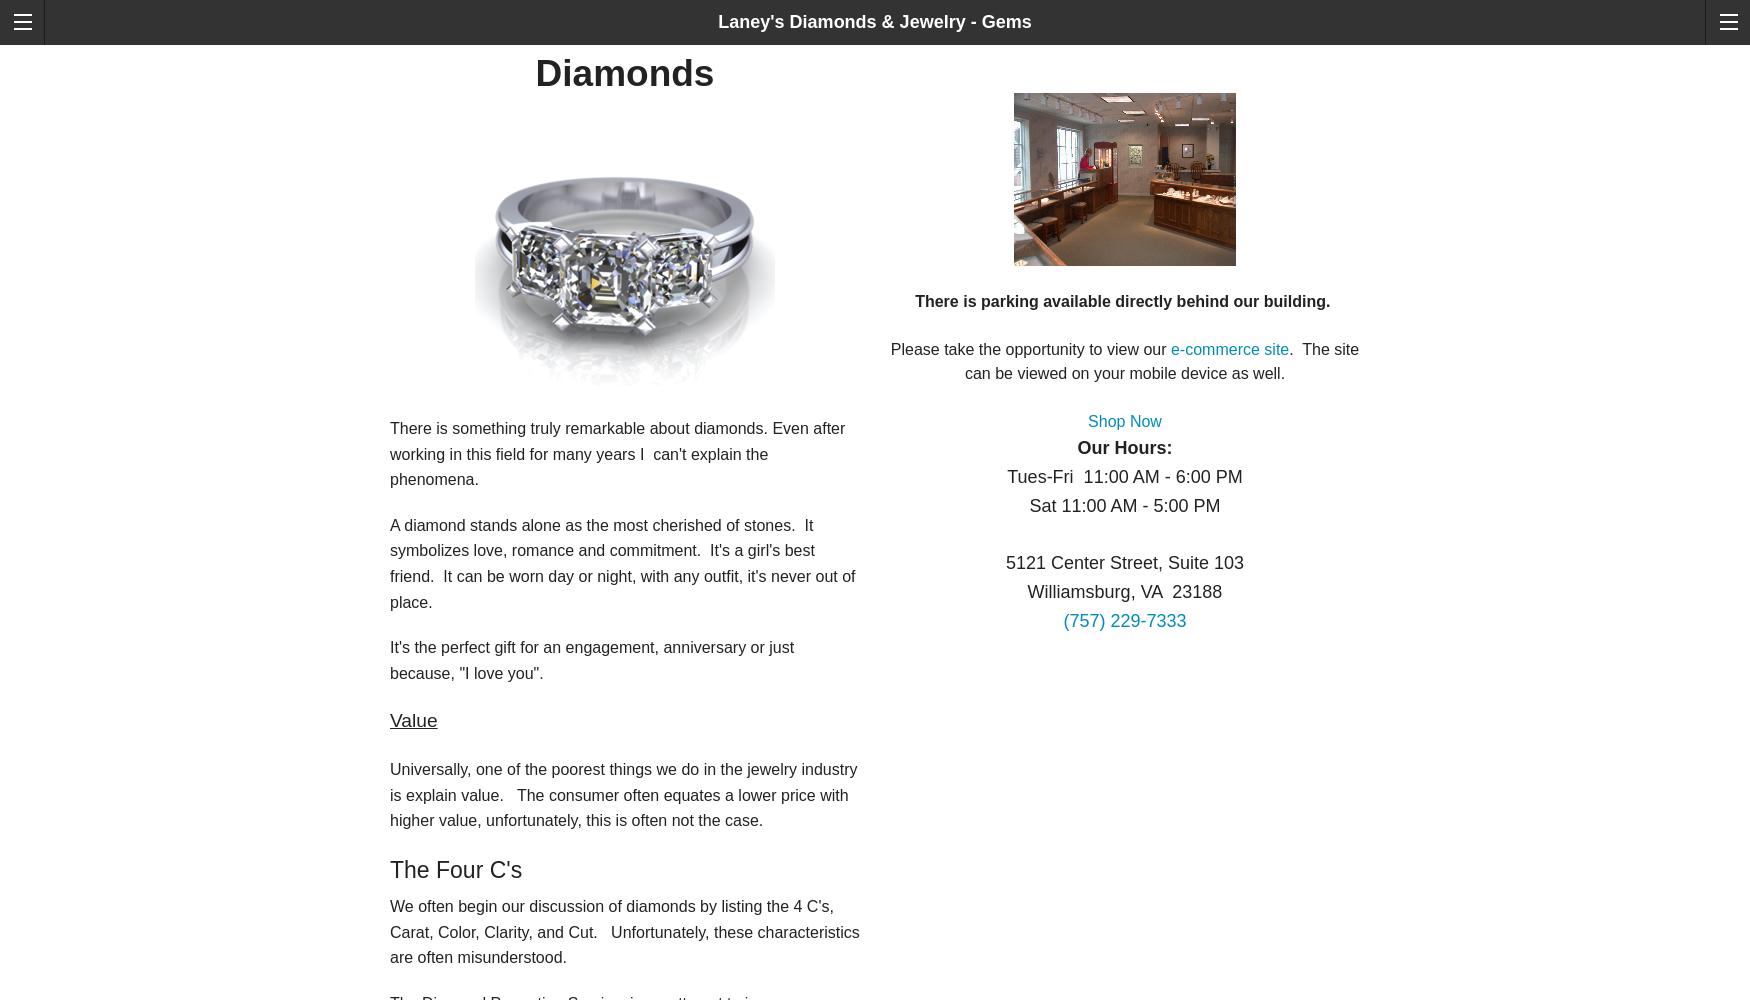 The image size is (1750, 1000). Describe the element at coordinates (914, 301) in the screenshot. I see `'There is parking available directly behind our building.'` at that location.